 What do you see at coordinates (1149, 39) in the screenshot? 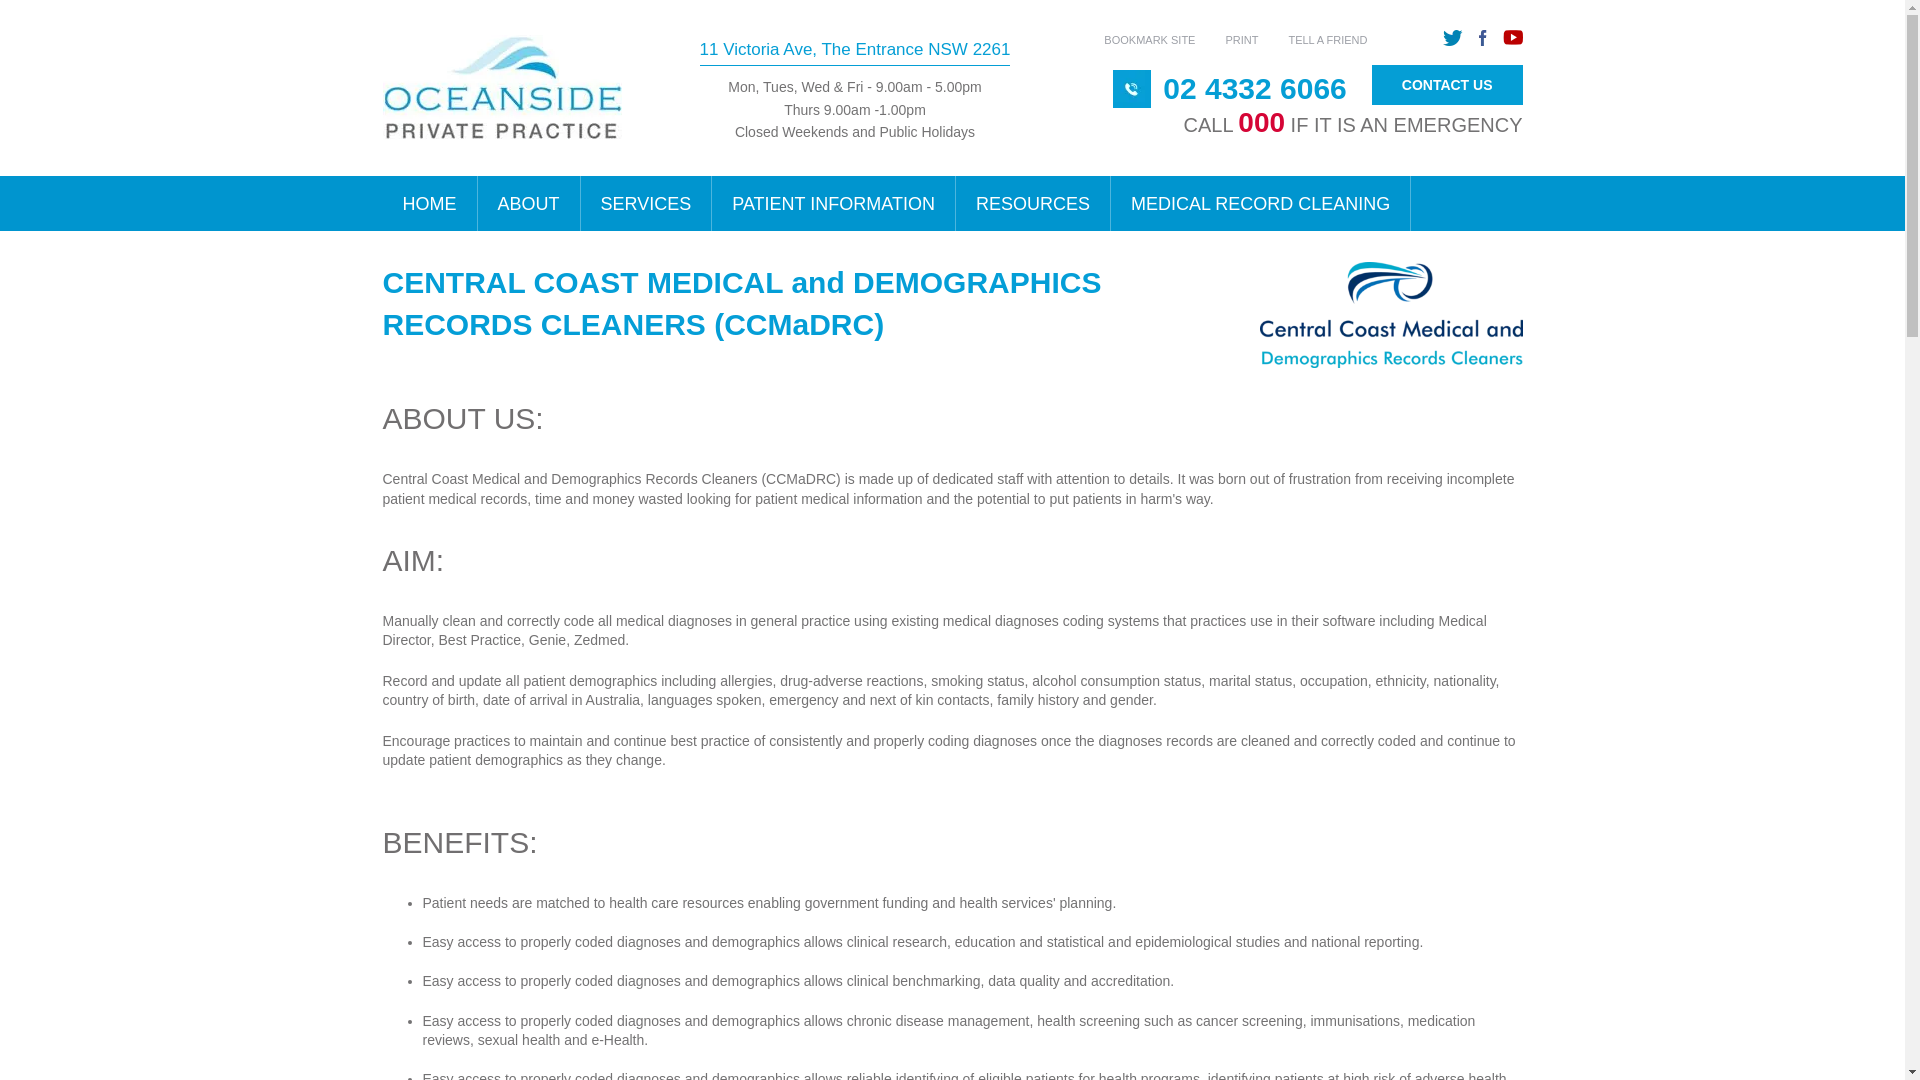
I see `'BOOKMARK SITE'` at bounding box center [1149, 39].